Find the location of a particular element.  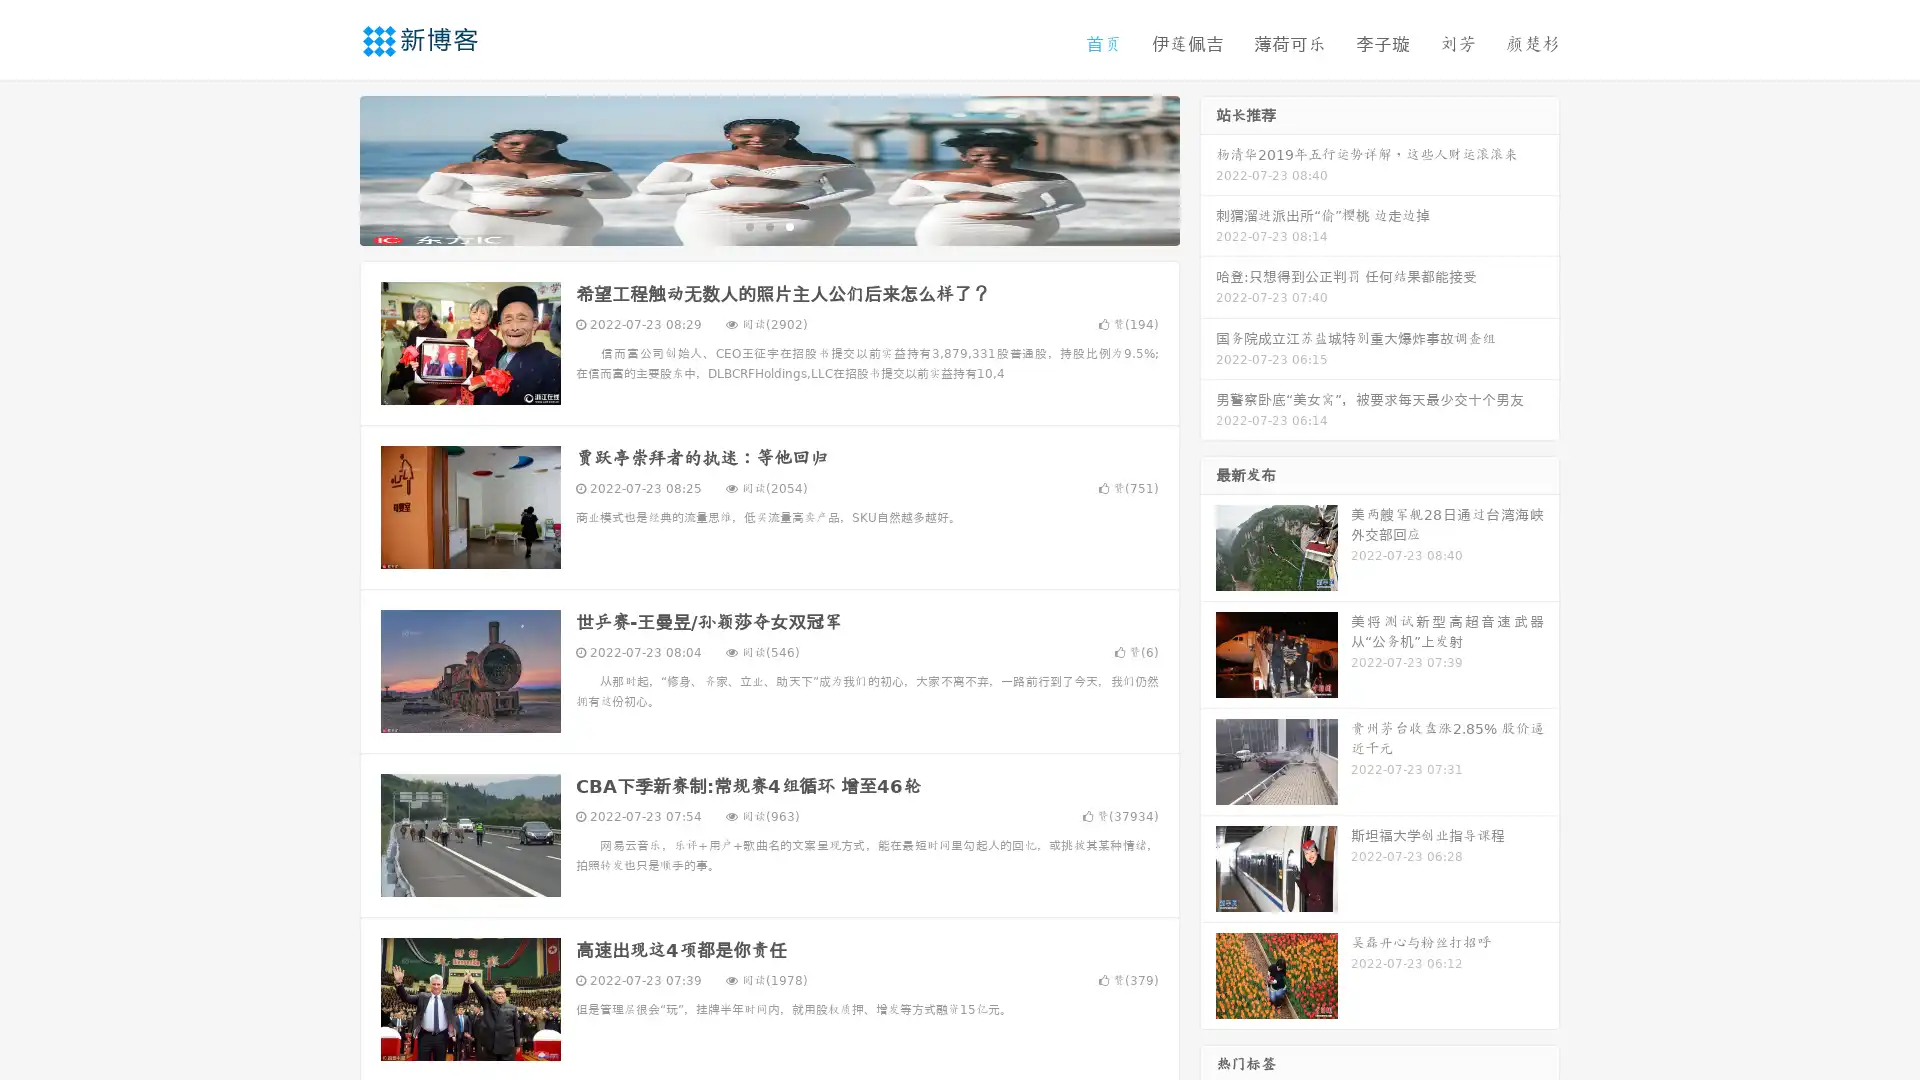

Go to slide 3 is located at coordinates (789, 225).